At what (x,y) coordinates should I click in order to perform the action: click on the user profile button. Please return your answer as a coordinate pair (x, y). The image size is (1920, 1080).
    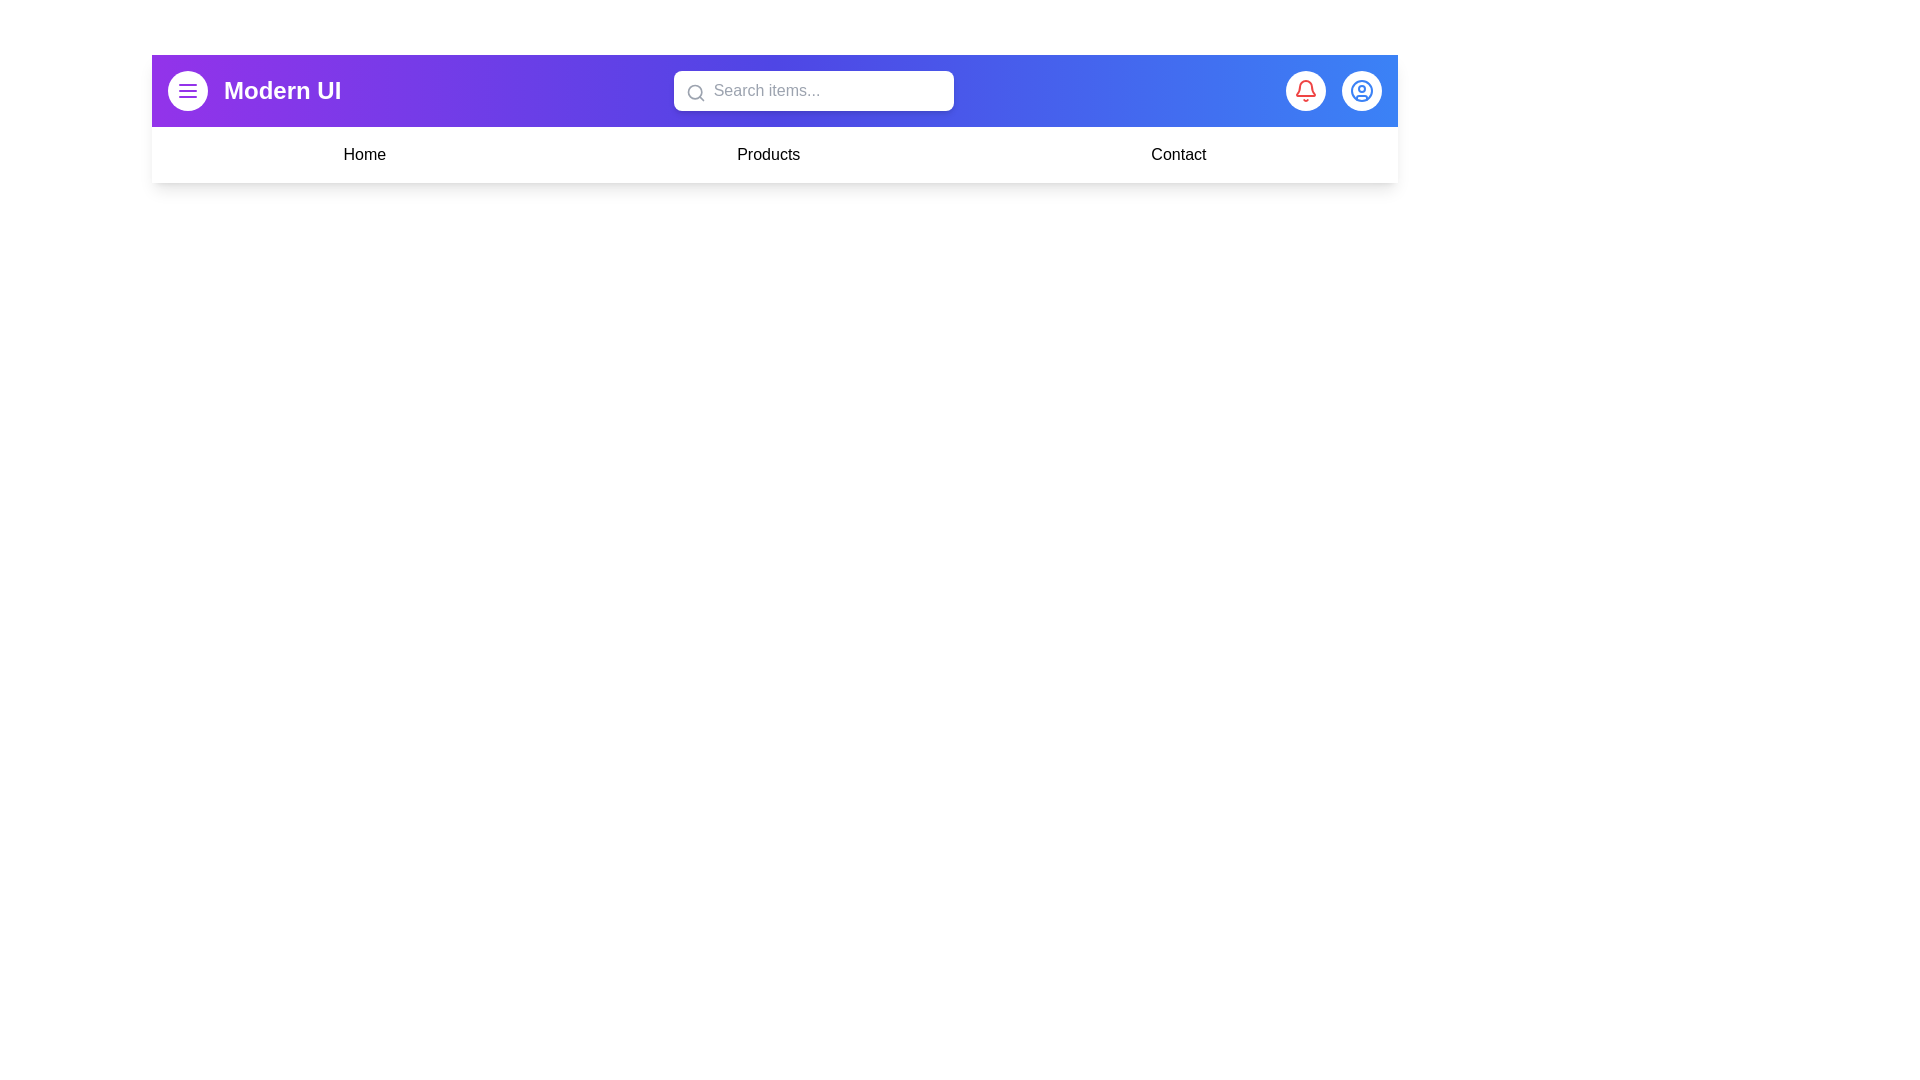
    Looking at the image, I should click on (1361, 91).